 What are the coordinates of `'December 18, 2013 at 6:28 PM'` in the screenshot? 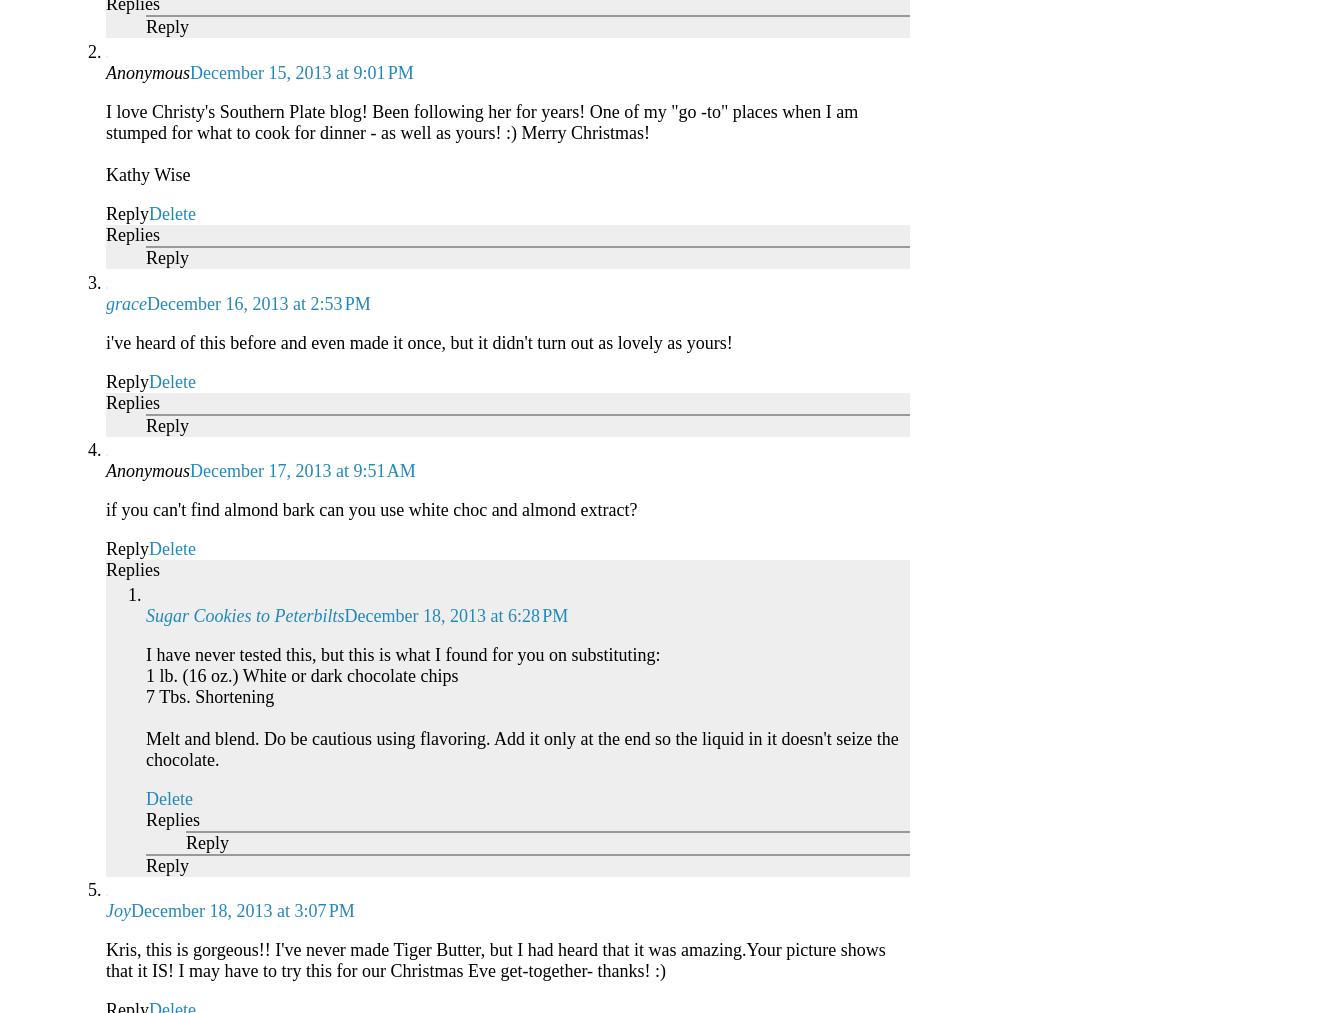 It's located at (455, 613).